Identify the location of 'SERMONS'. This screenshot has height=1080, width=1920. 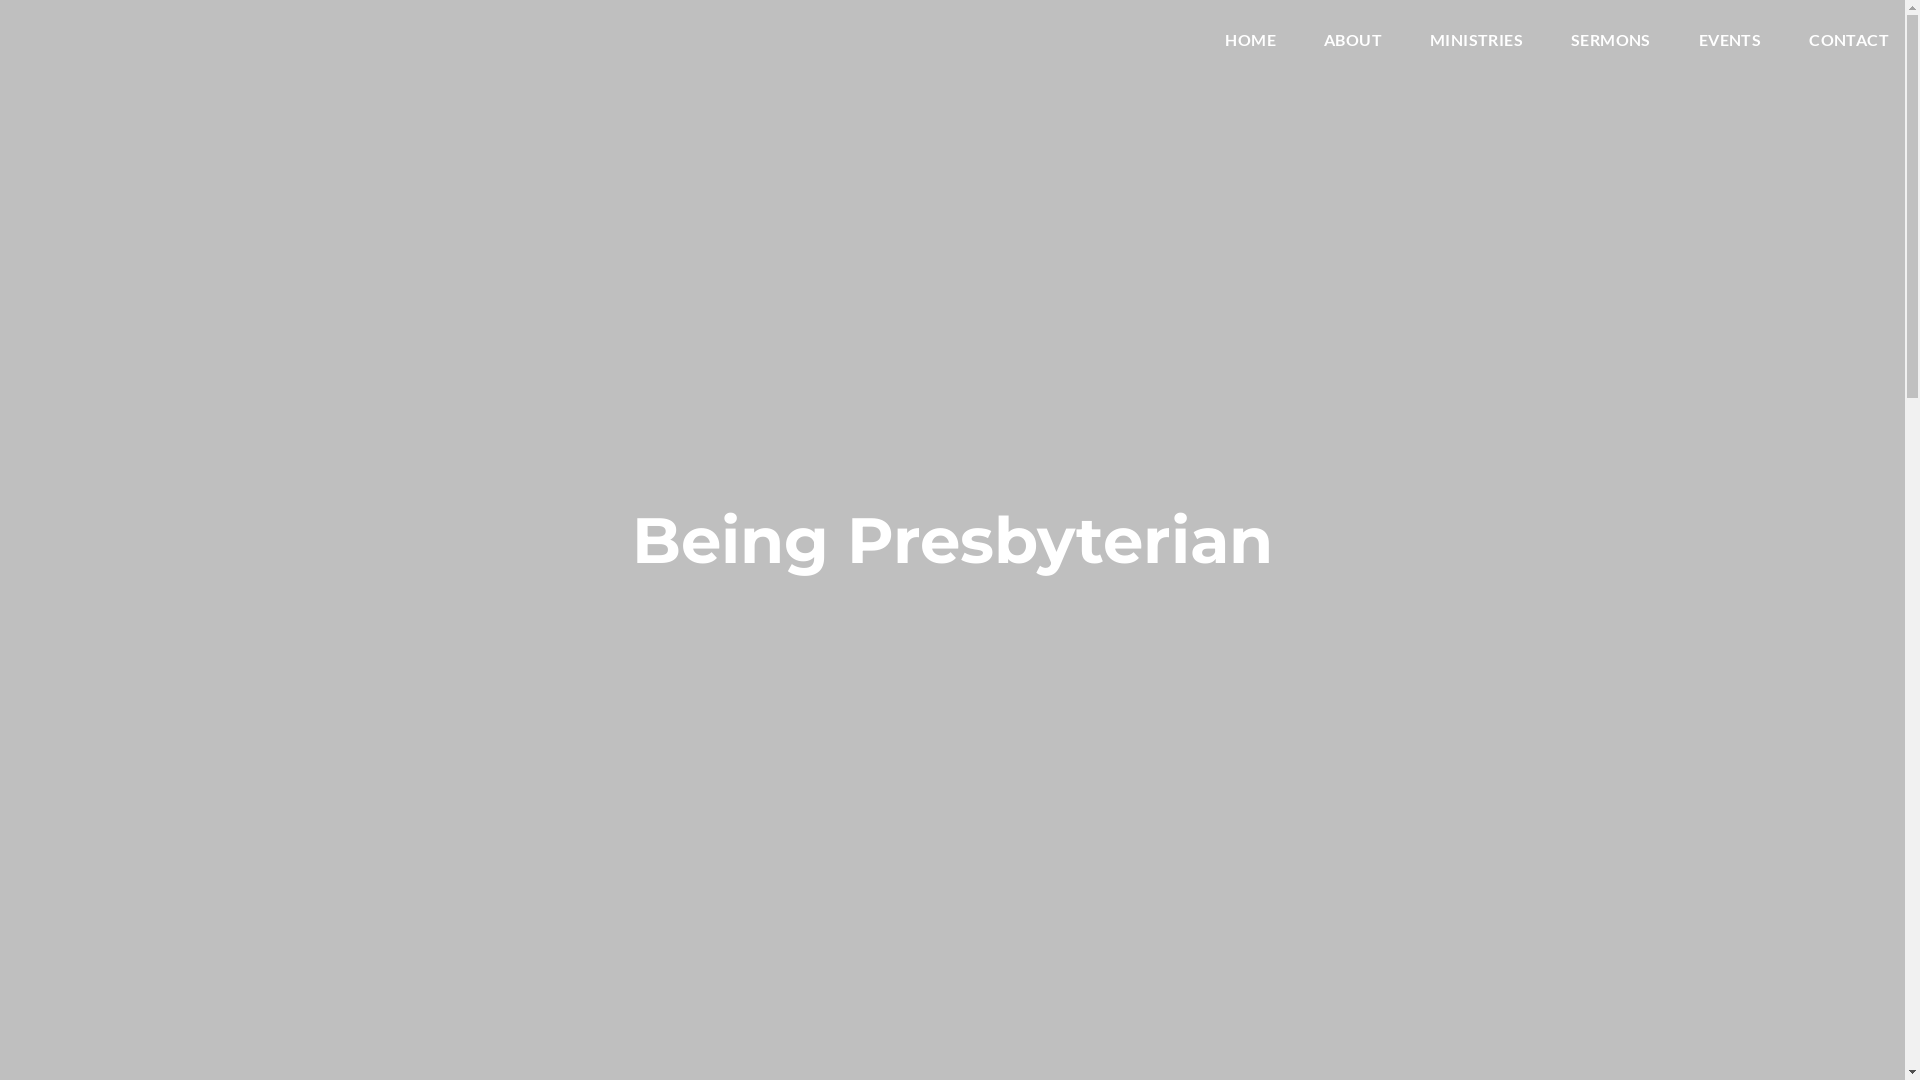
(1611, 43).